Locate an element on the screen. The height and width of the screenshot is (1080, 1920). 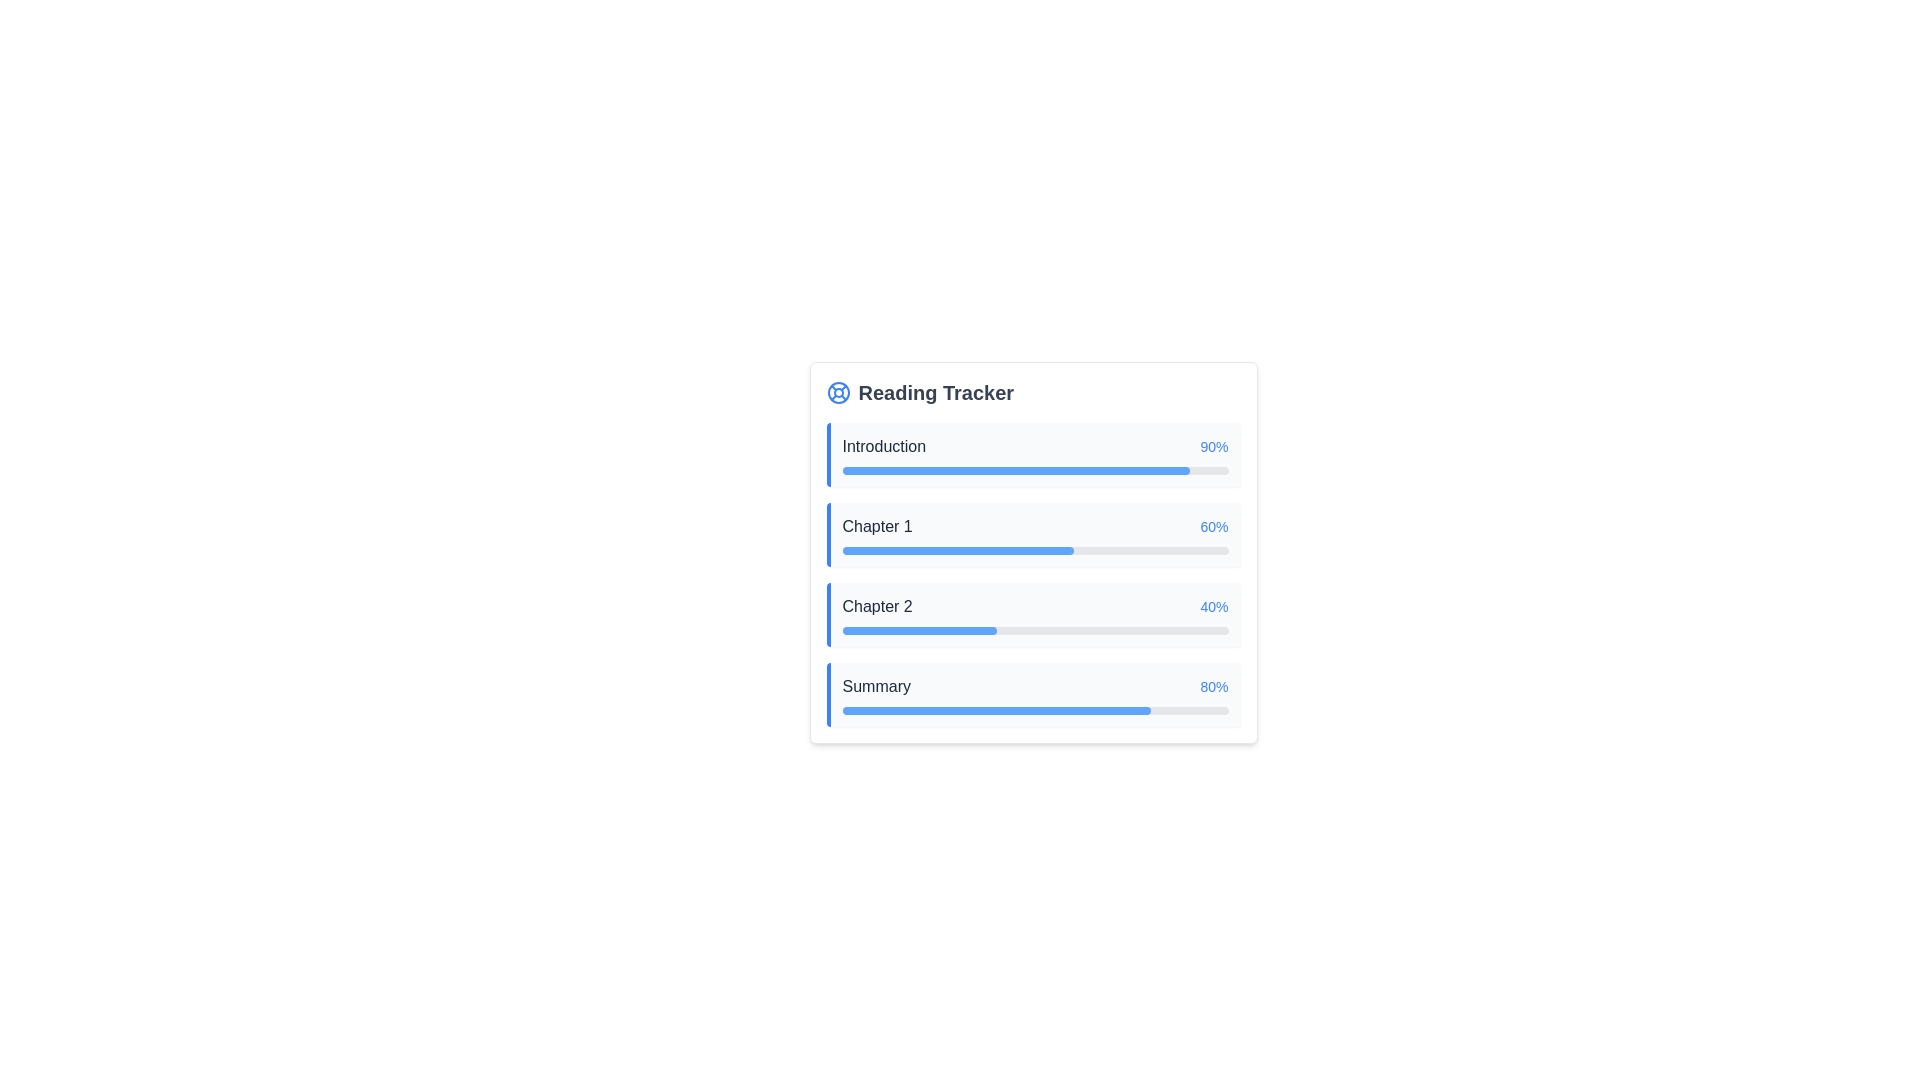
the text label displaying '60%' styled in blue color, located to the right of the progress bar in the second row under 'Chapter 1' is located at coordinates (1213, 526).